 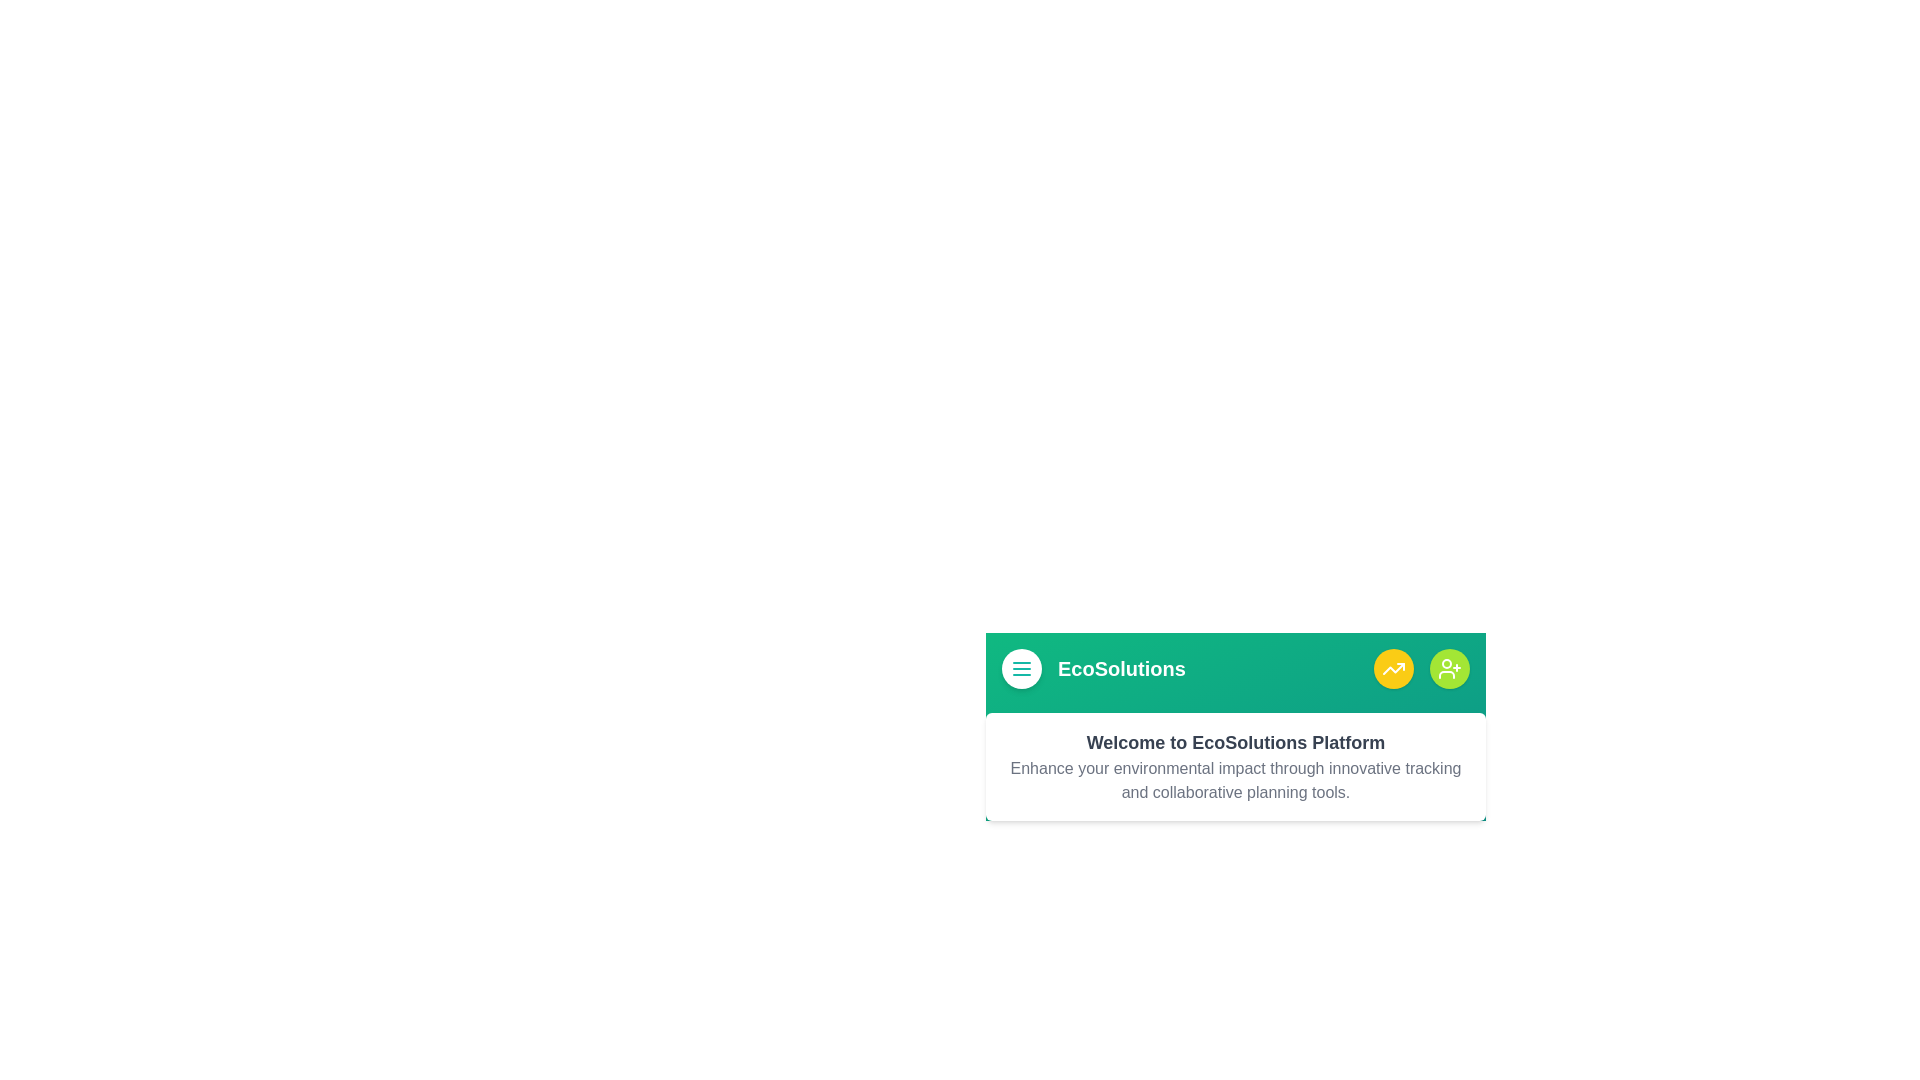 I want to click on the 'User Plus' button to add a new user, so click(x=1449, y=668).